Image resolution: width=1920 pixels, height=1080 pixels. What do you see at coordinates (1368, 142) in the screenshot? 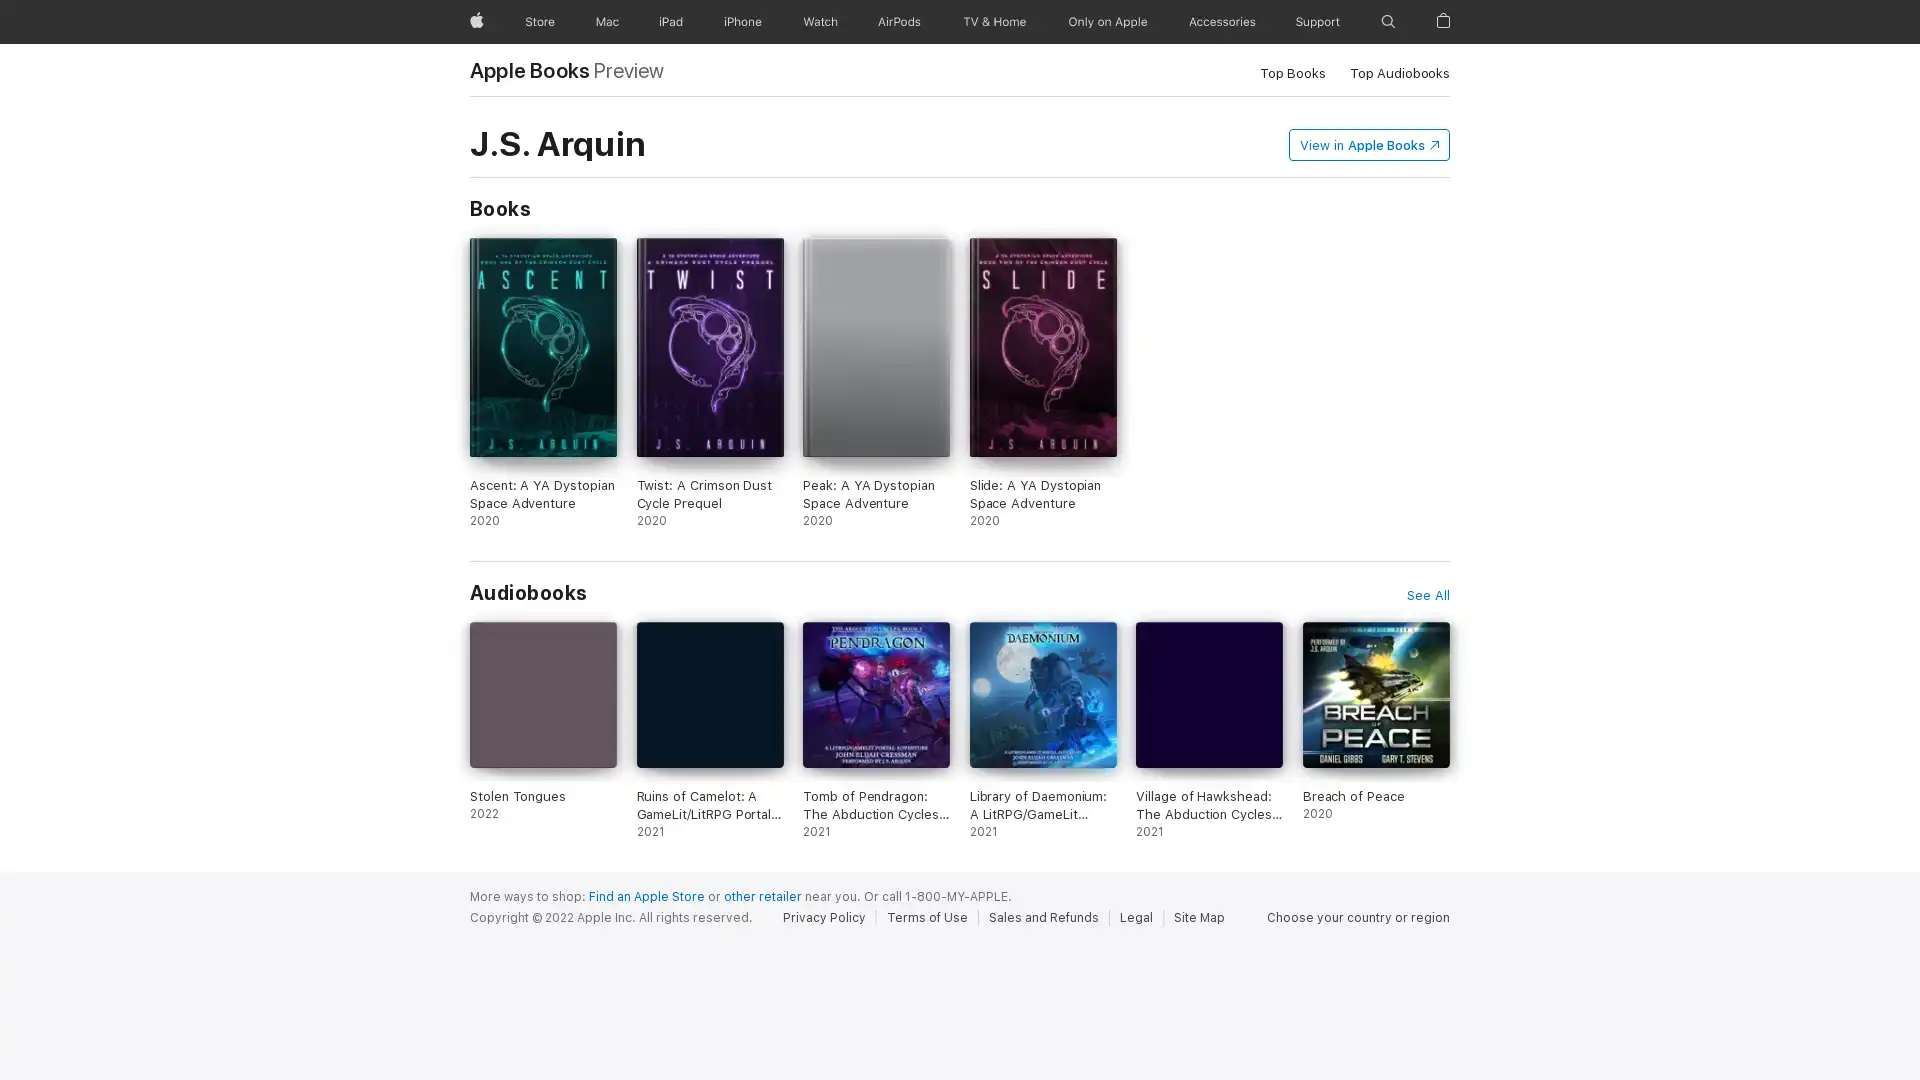
I see `View in Apple Books` at bounding box center [1368, 142].